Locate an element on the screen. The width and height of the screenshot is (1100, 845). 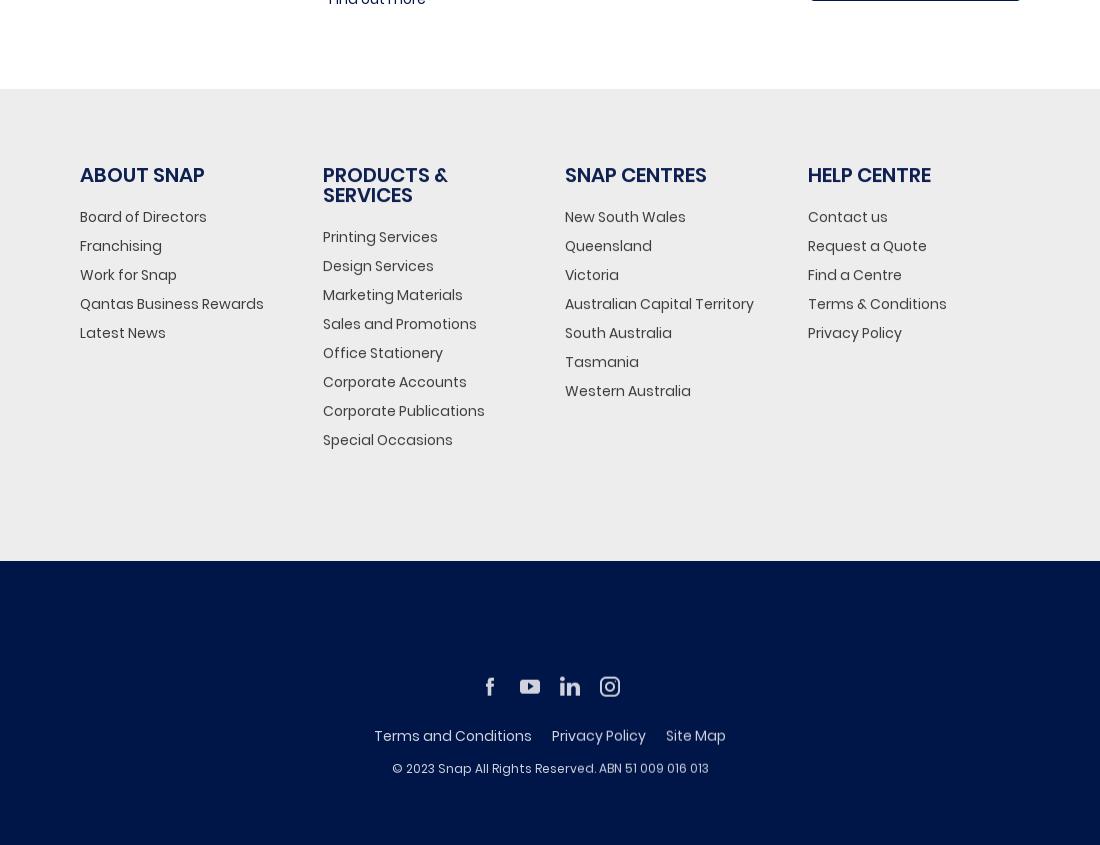
'Queensland' is located at coordinates (607, 243).